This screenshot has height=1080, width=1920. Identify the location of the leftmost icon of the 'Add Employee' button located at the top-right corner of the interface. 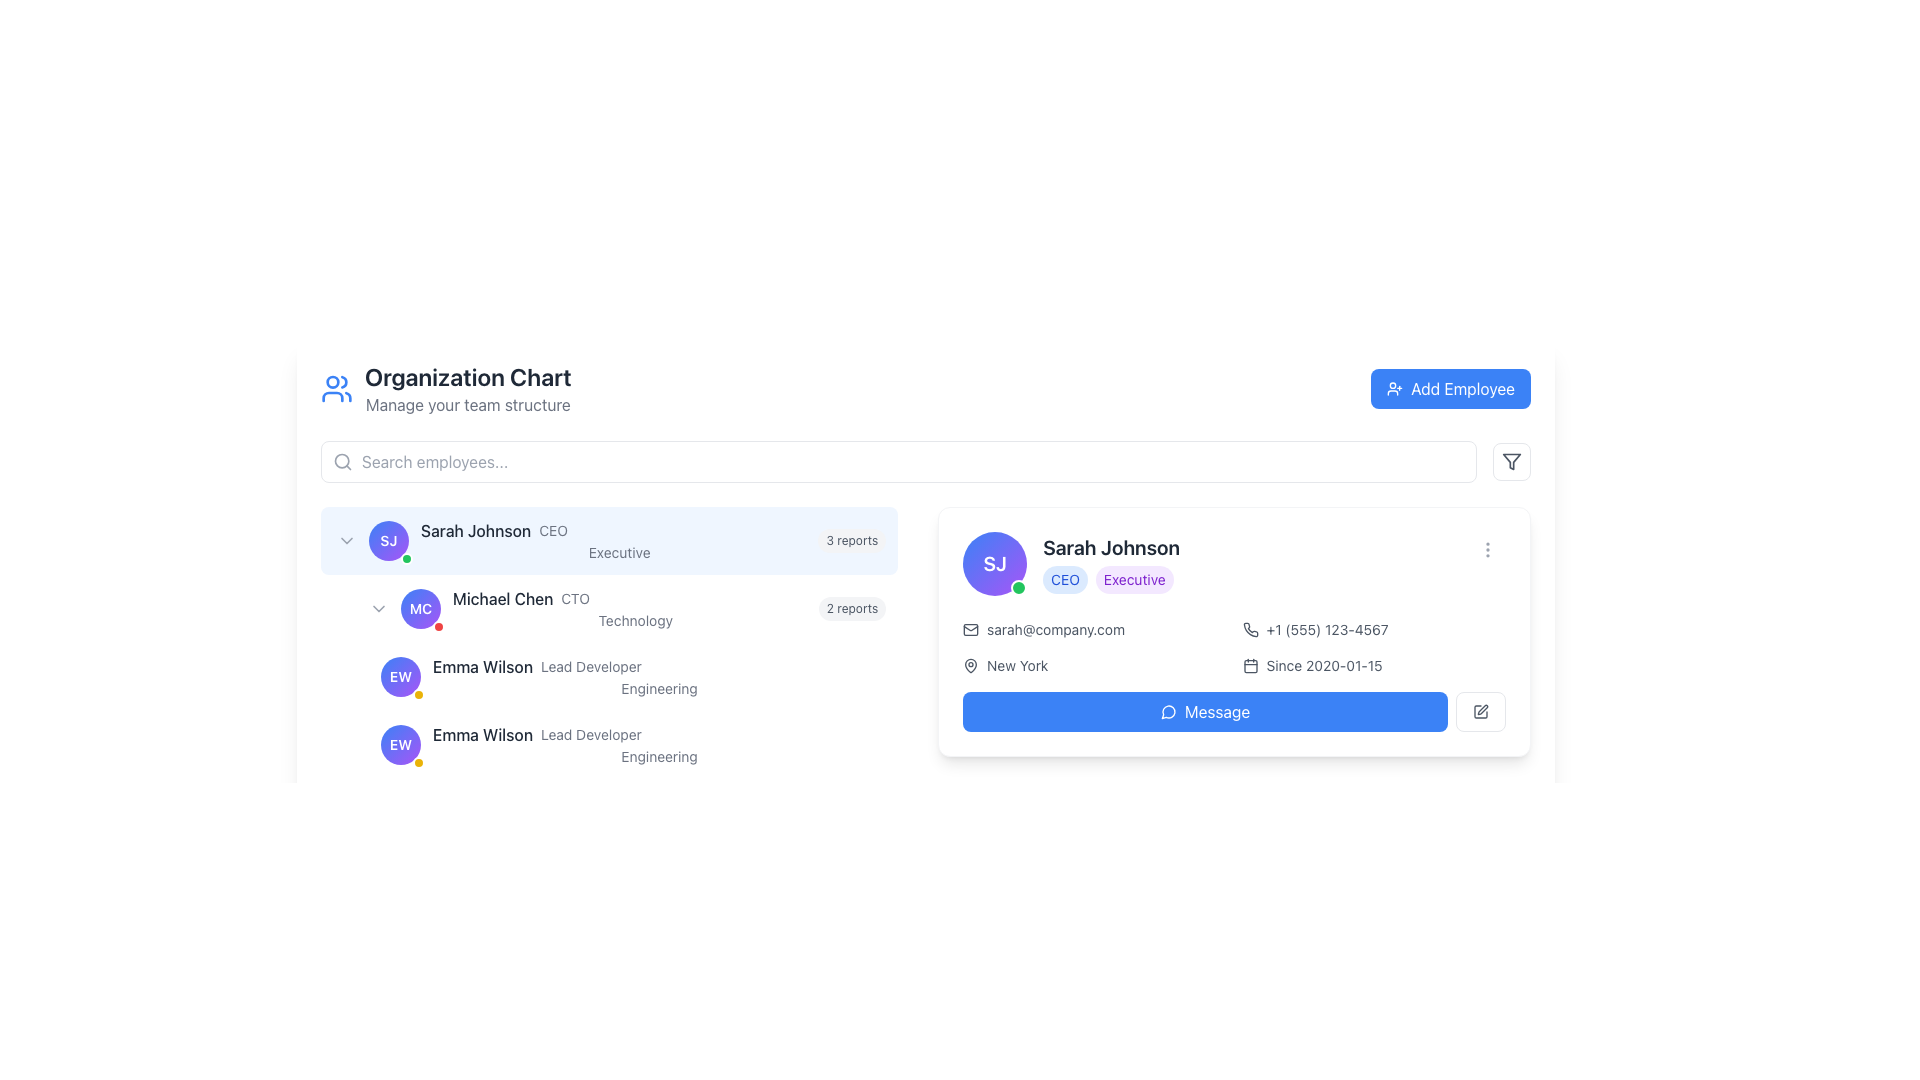
(1394, 389).